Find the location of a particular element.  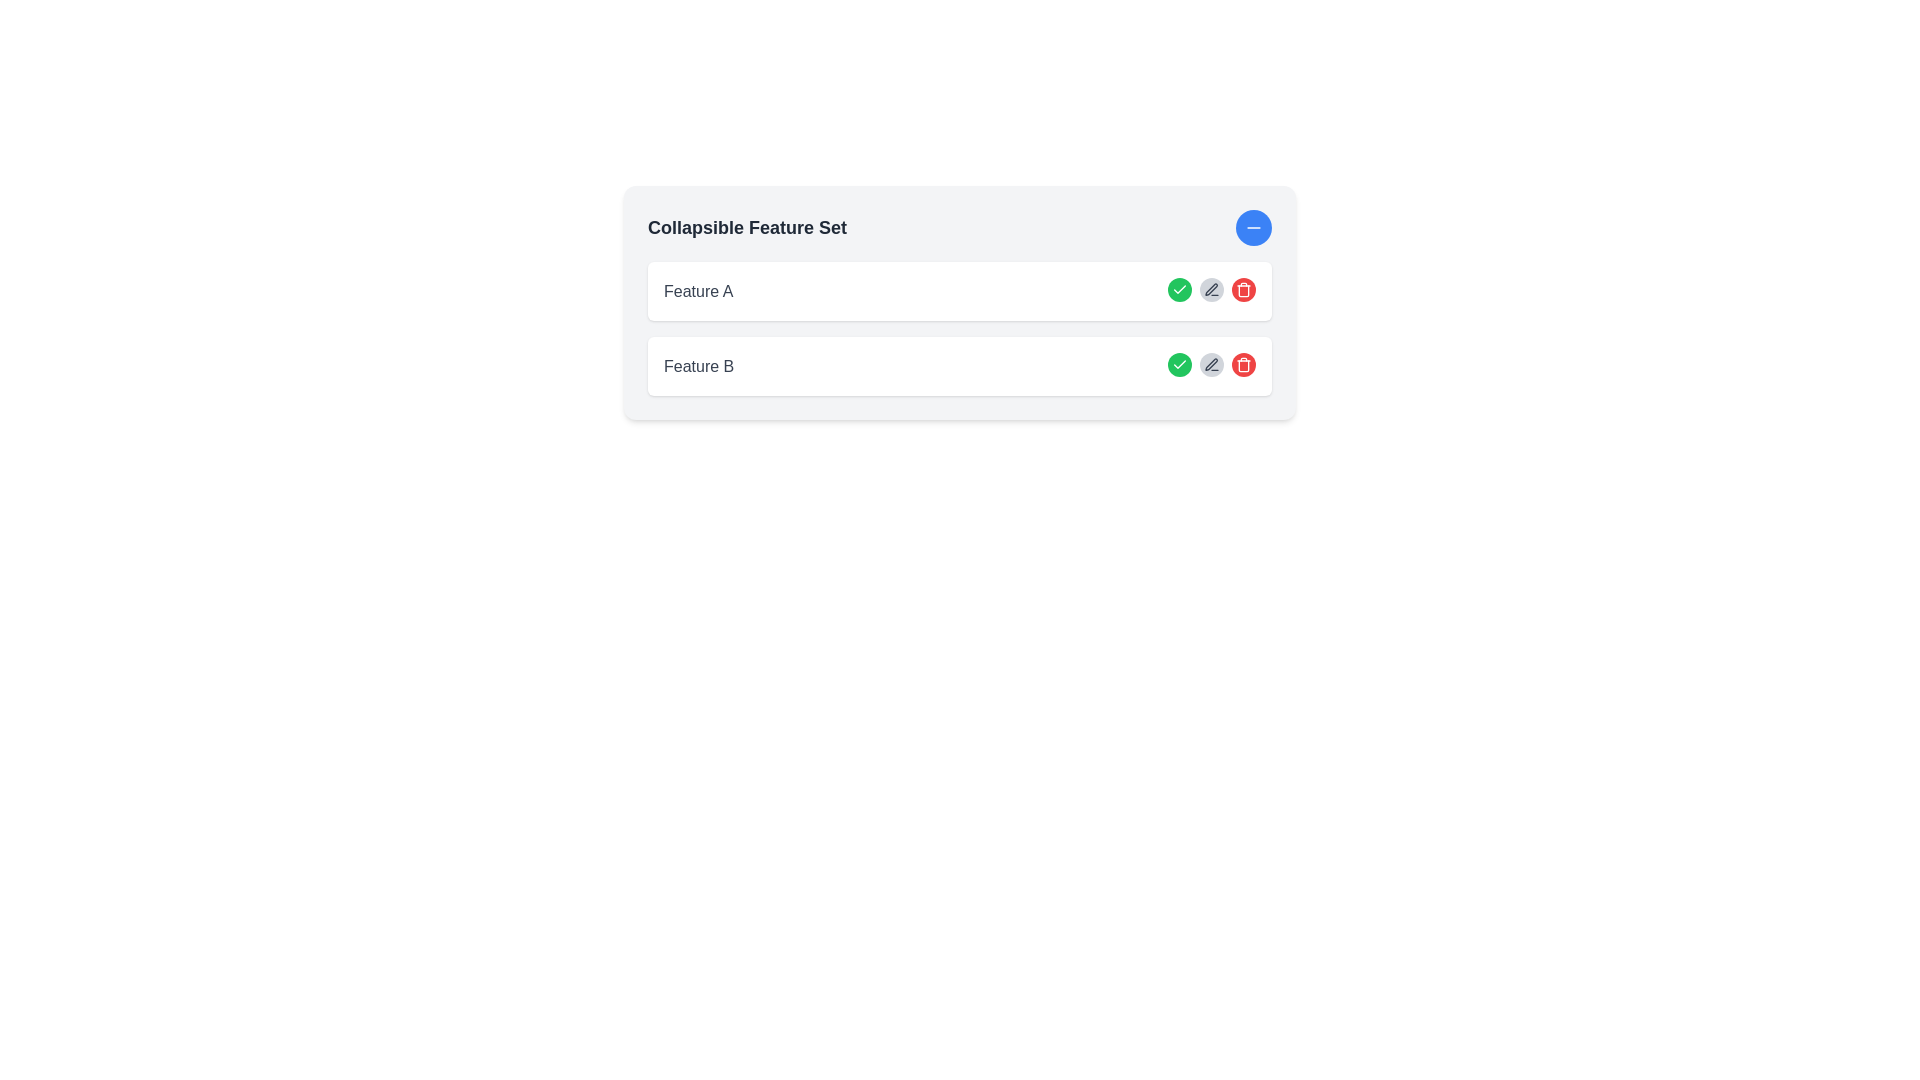

the circular green button with a white checkmark icon, which is the first button in a row of three is located at coordinates (1180, 365).